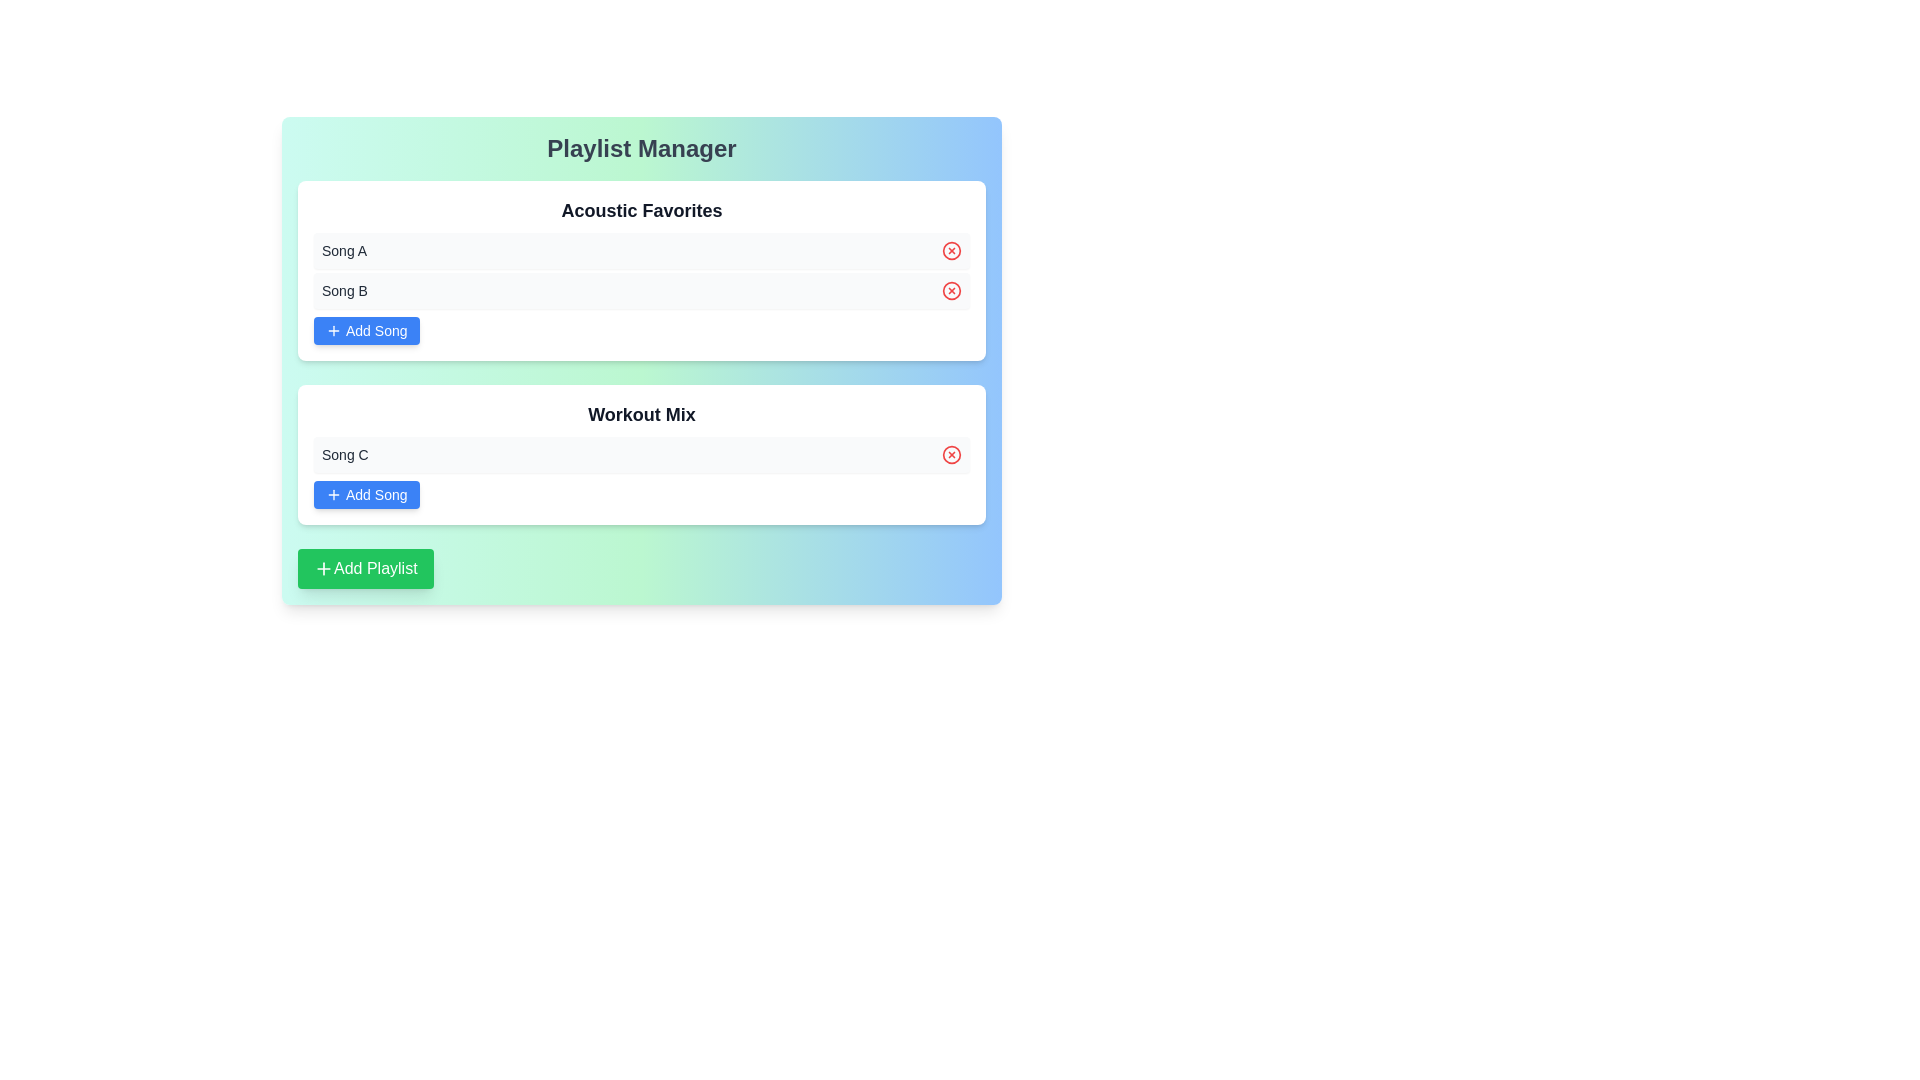  What do you see at coordinates (366, 330) in the screenshot?
I see `the 'Add Song' button, which is a rectangular button with rounded edges, blue background, and a white label, located at the bottom left of the 'Acoustic Favorites' section` at bounding box center [366, 330].